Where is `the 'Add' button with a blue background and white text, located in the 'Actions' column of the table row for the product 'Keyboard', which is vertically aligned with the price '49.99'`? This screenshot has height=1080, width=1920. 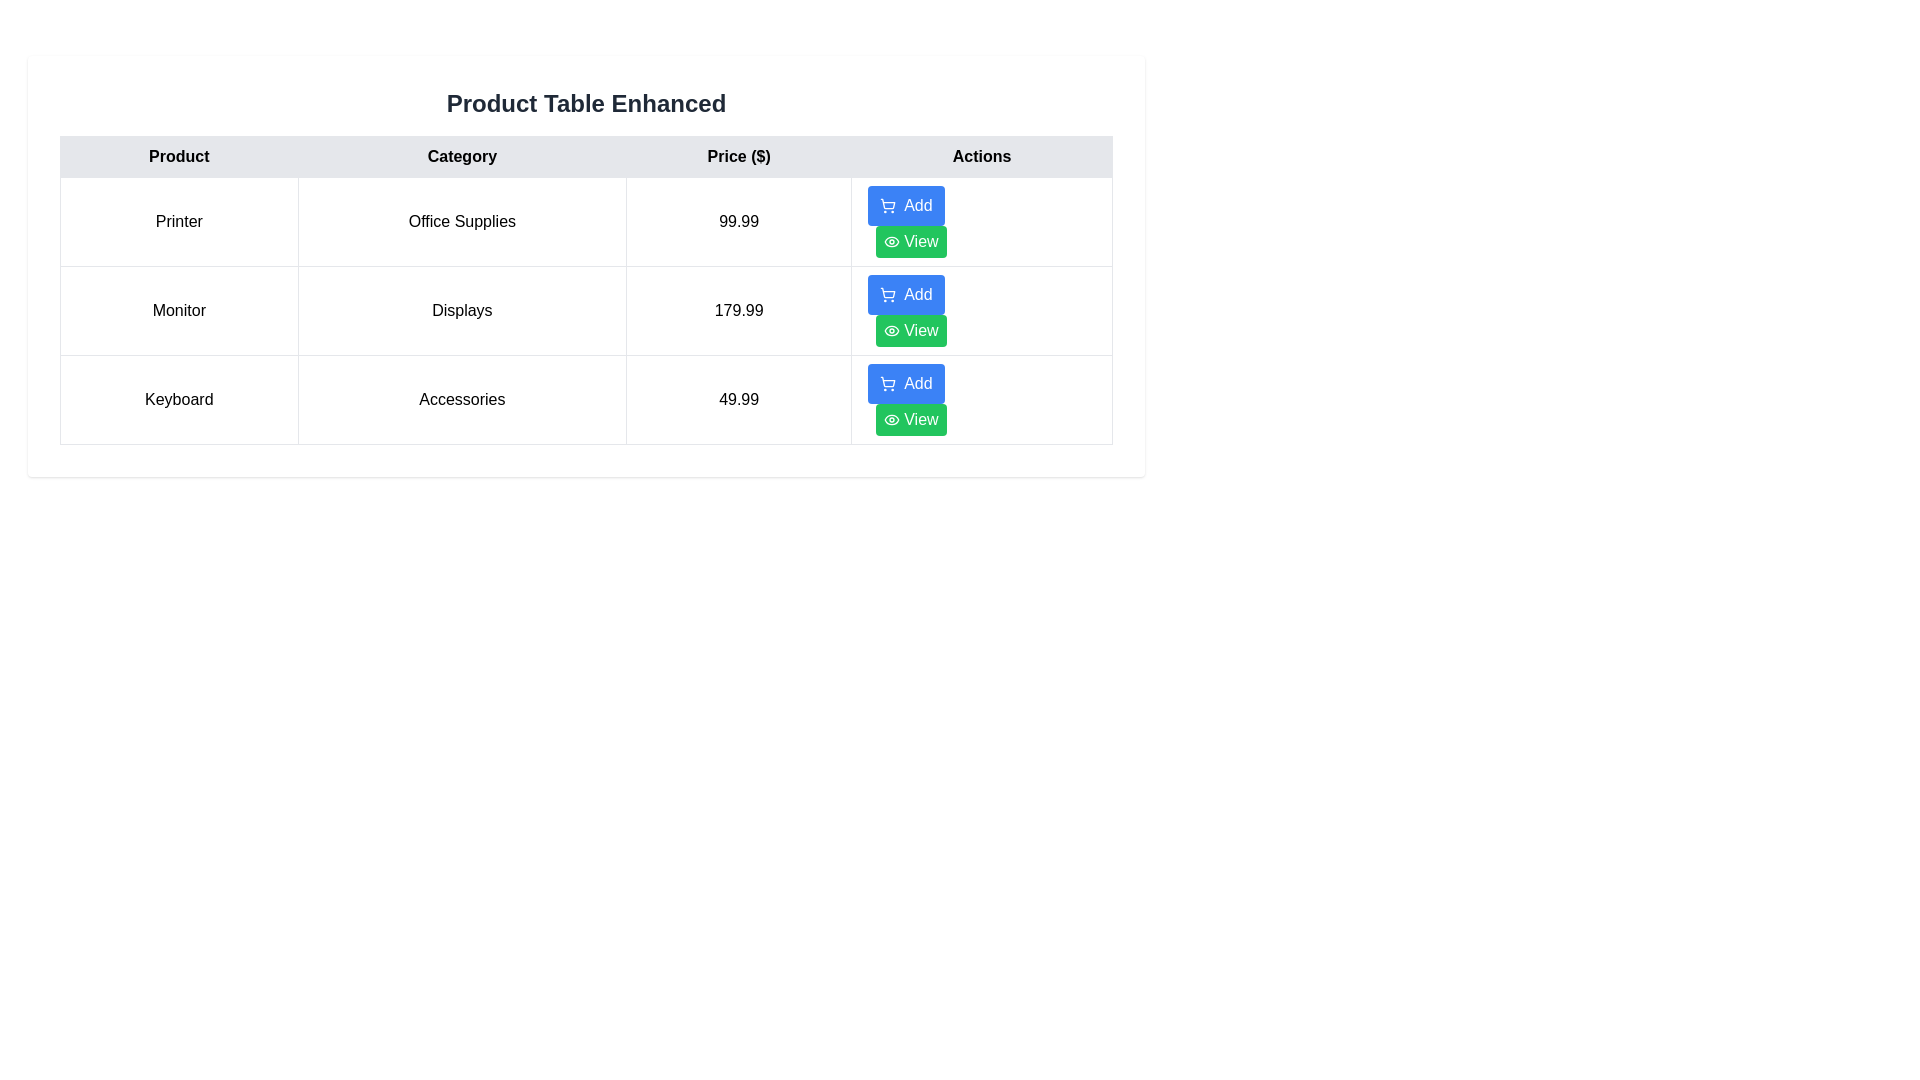
the 'Add' button with a blue background and white text, located in the 'Actions' column of the table row for the product 'Keyboard', which is vertically aligned with the price '49.99' is located at coordinates (905, 384).